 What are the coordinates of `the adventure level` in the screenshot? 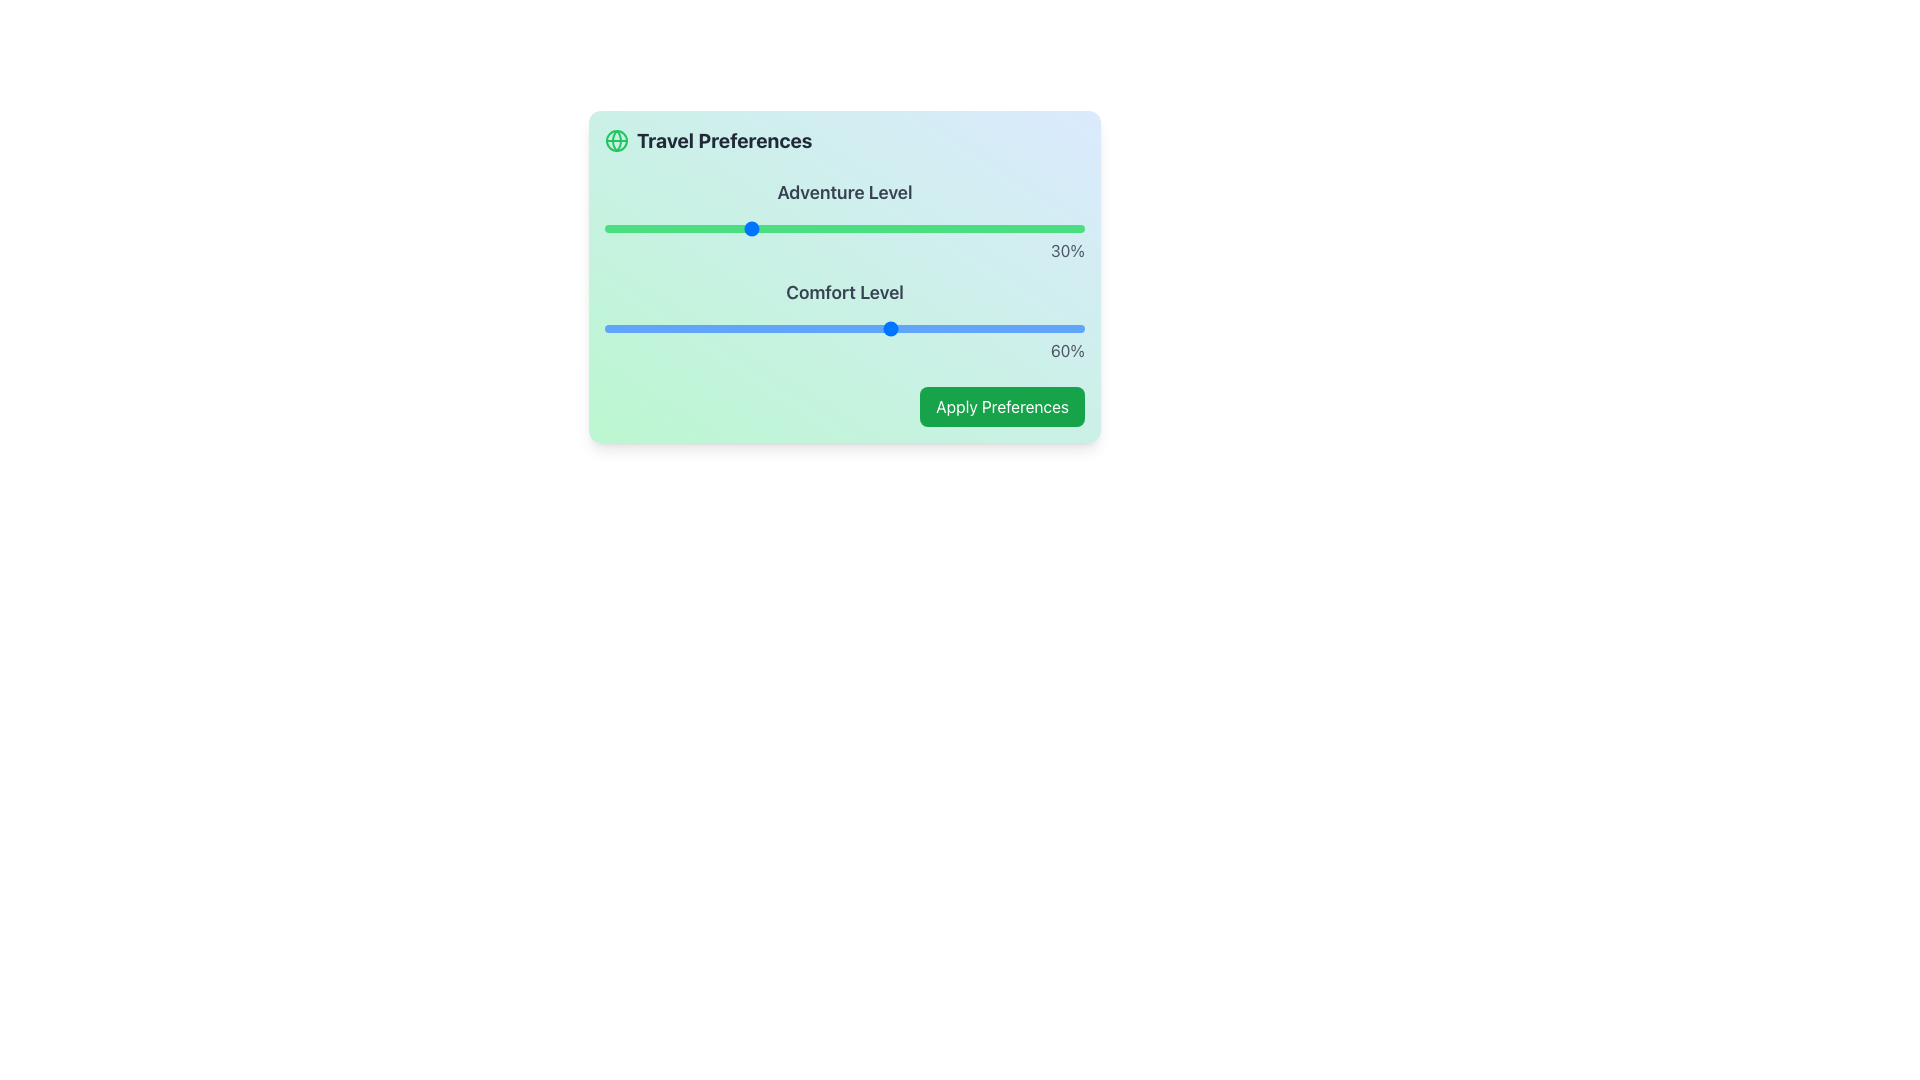 It's located at (705, 227).